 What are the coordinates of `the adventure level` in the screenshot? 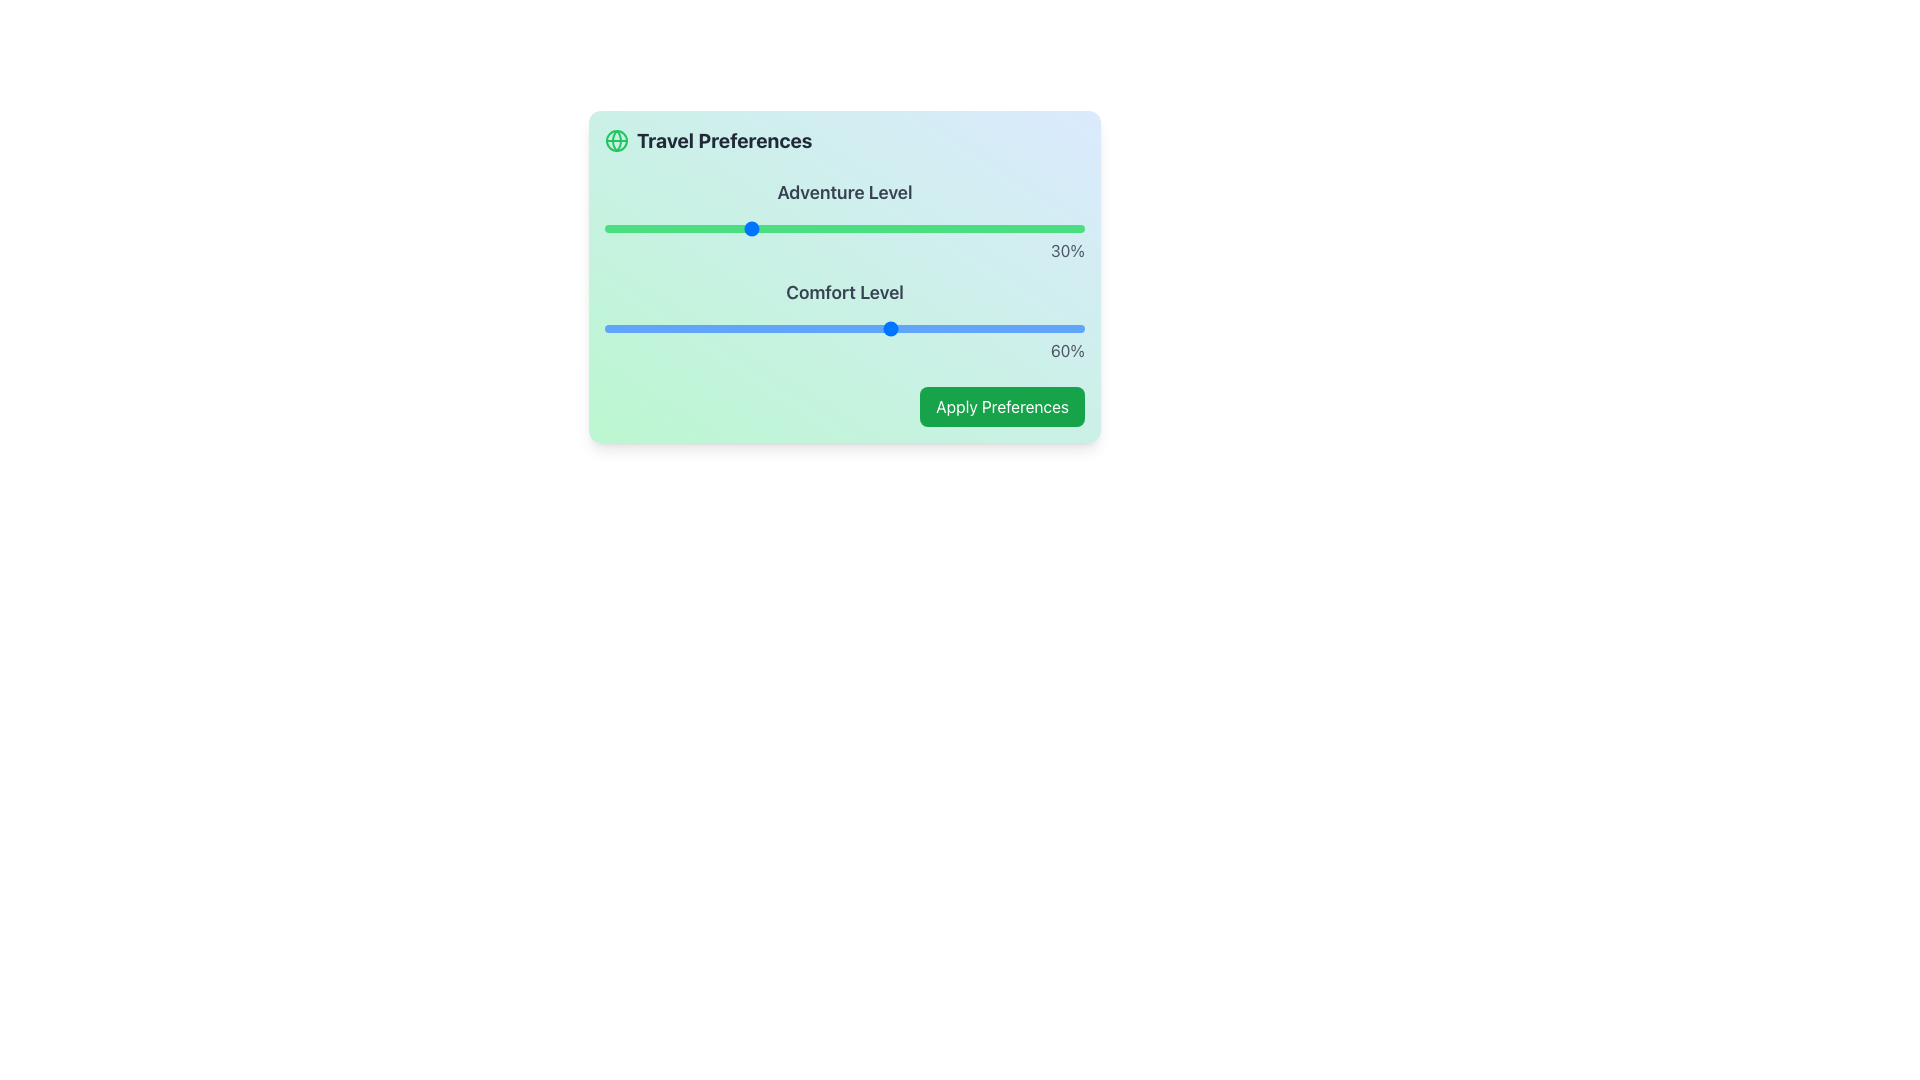 It's located at (705, 227).